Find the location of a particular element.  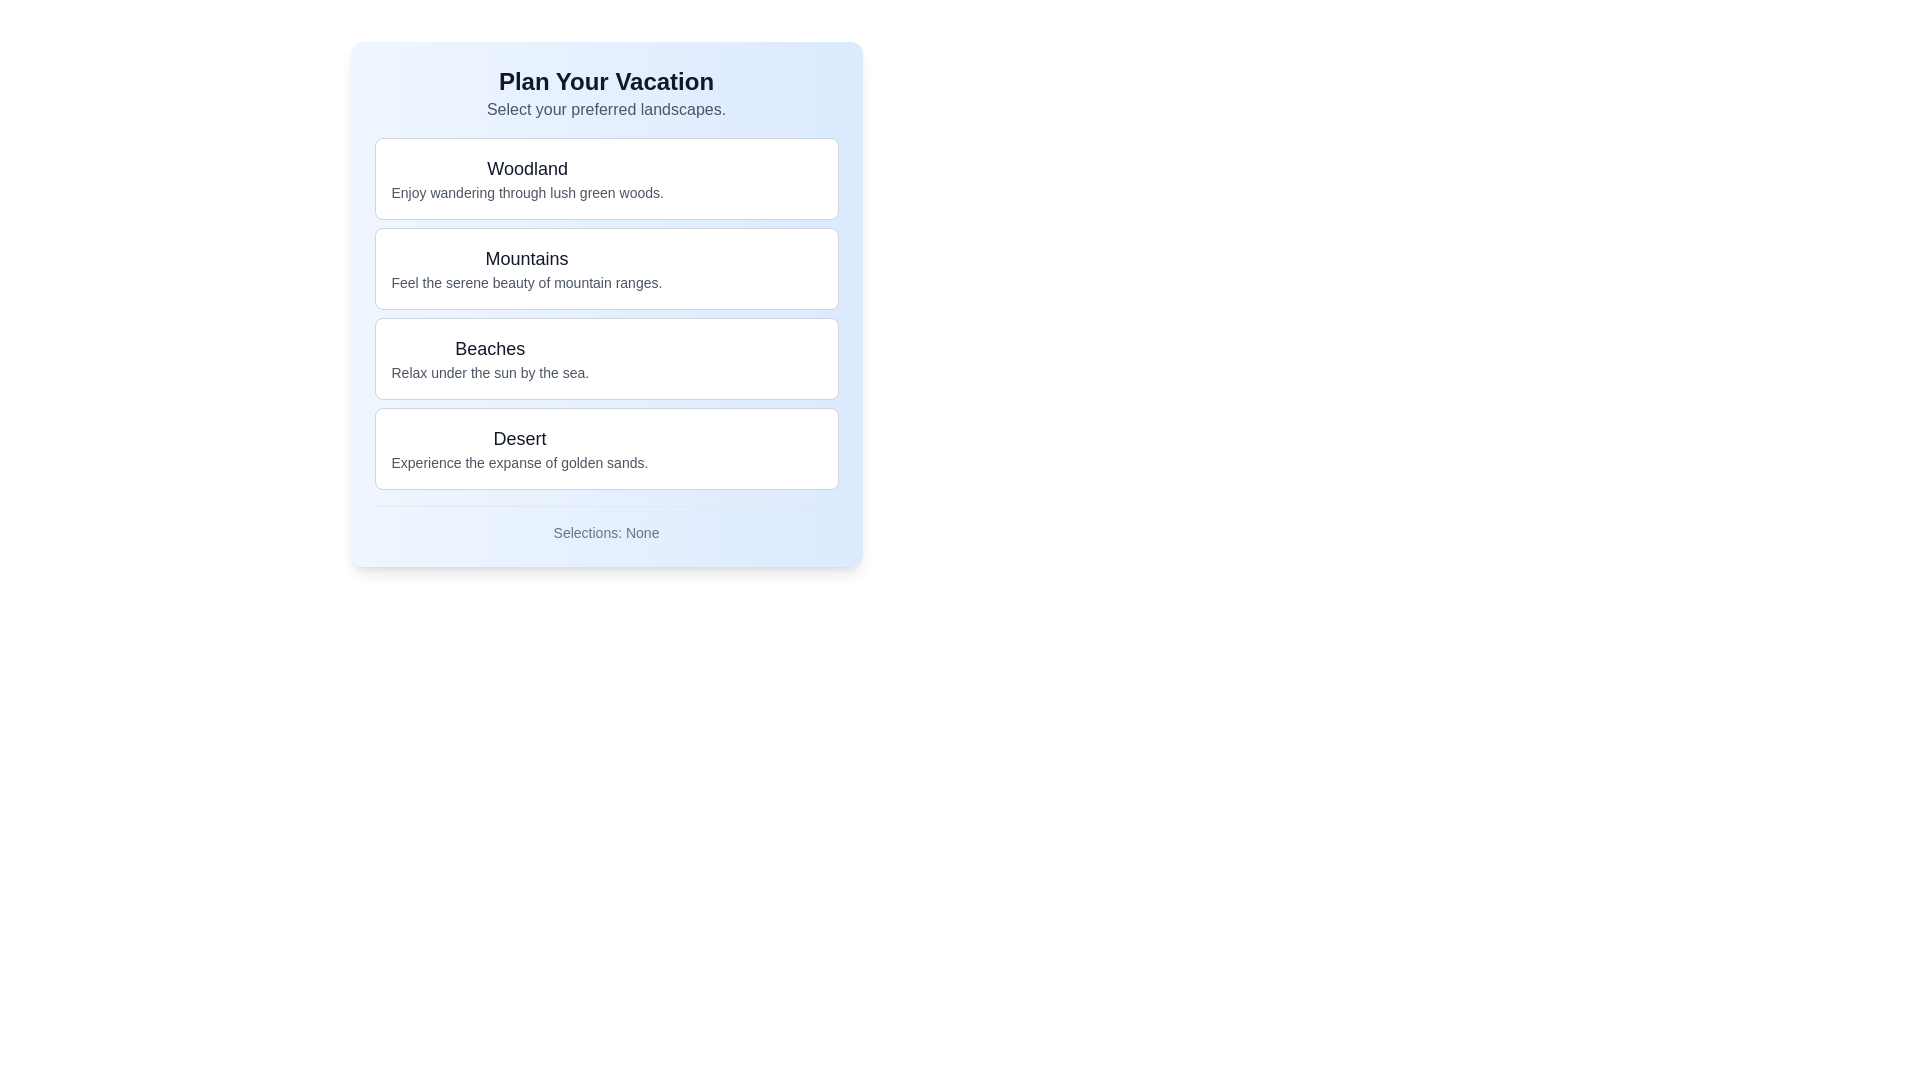

text label located below the title 'Plan Your Vacation' that introduces options for selecting landscape preferences is located at coordinates (605, 110).